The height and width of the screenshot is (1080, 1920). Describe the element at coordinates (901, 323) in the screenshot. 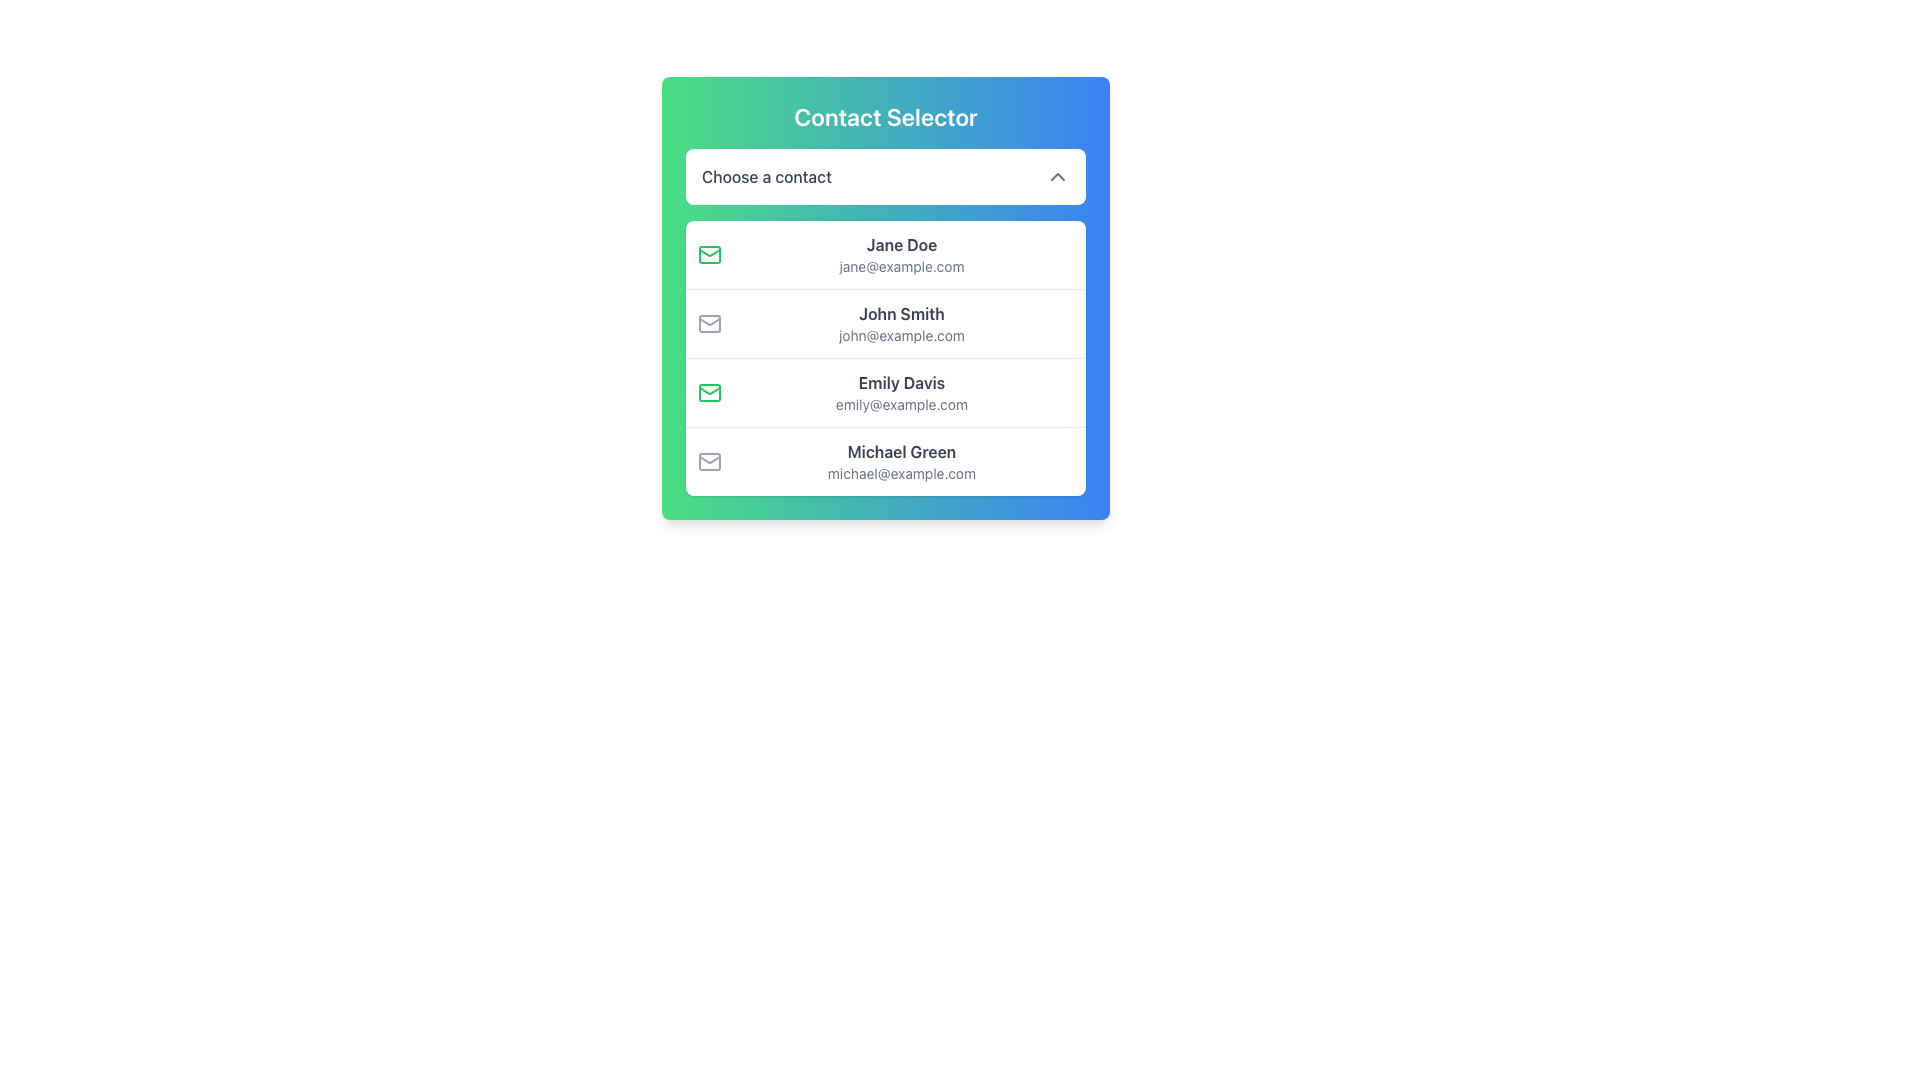

I see `the selectable contact entry displaying the user's name and email address, which is the second item in the 'Contact Selector' list` at that location.